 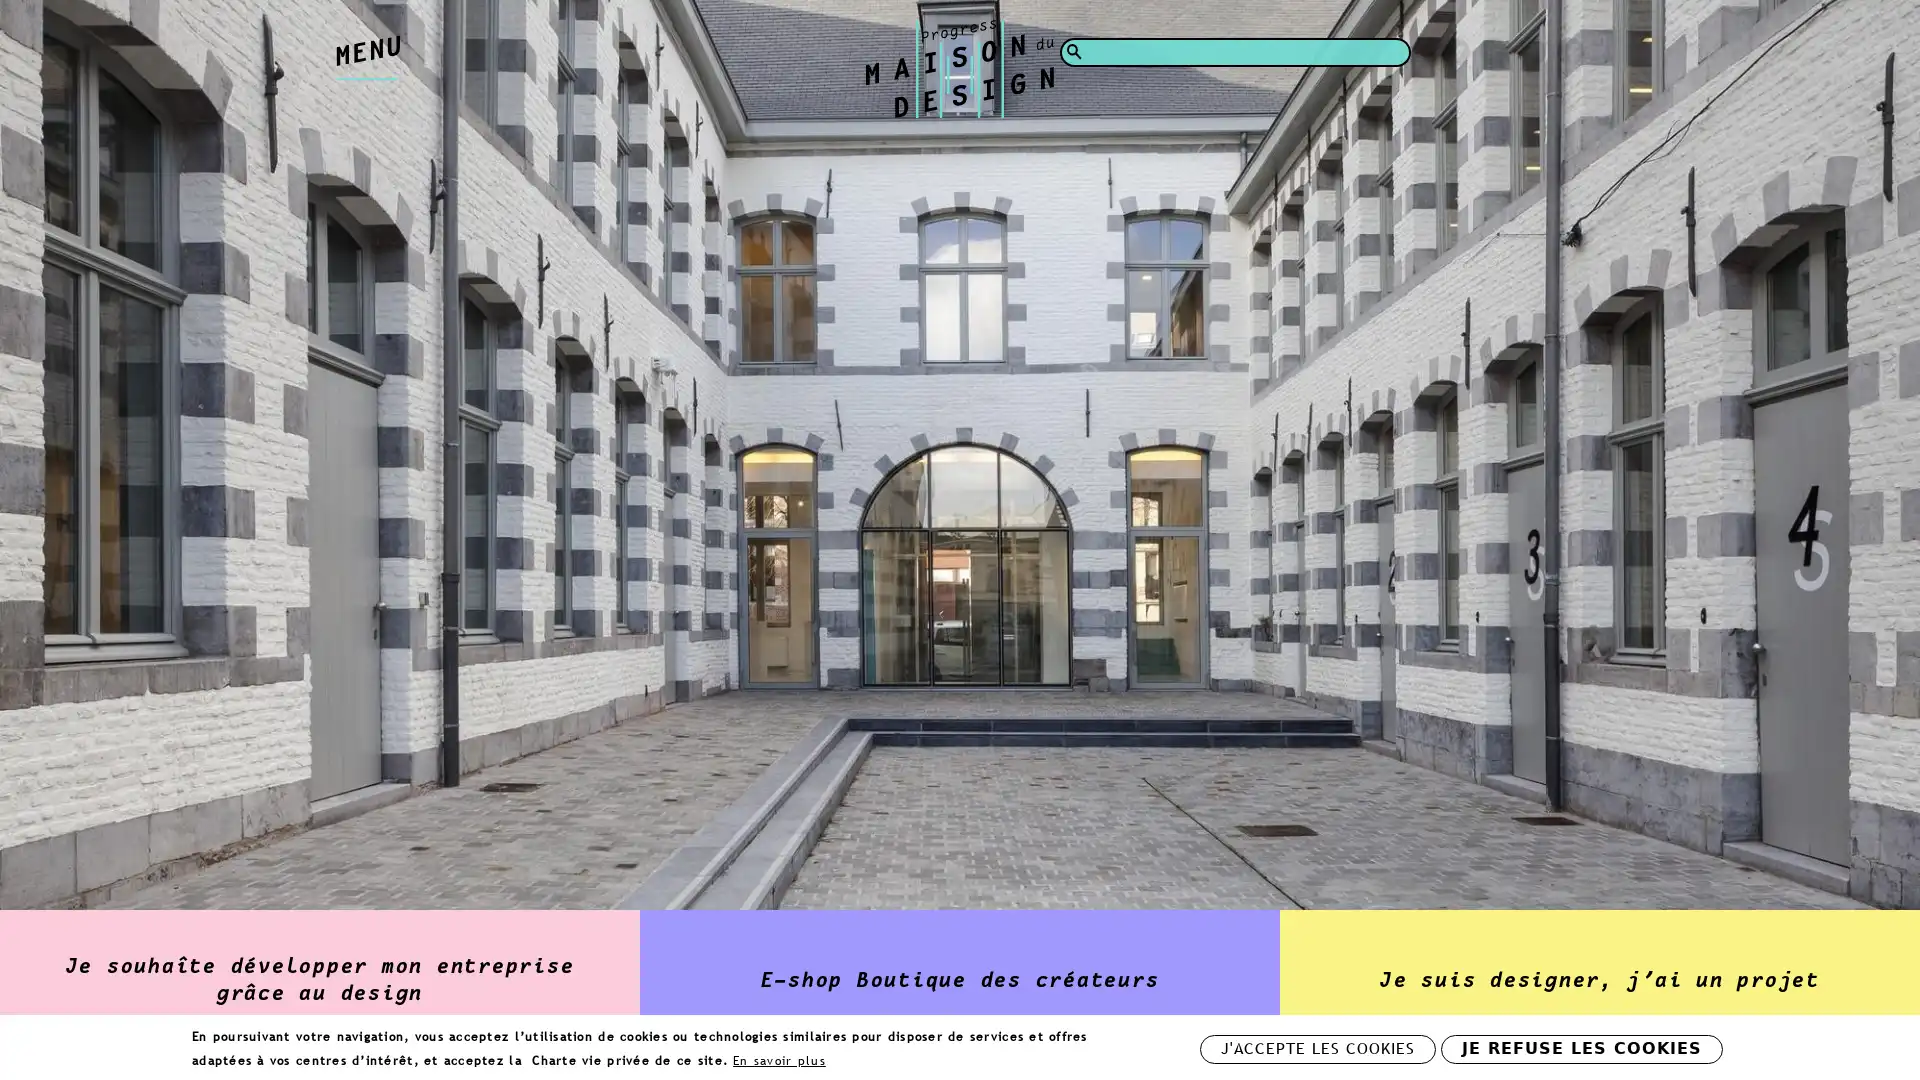 What do you see at coordinates (777, 1059) in the screenshot?
I see `En savoir plus` at bounding box center [777, 1059].